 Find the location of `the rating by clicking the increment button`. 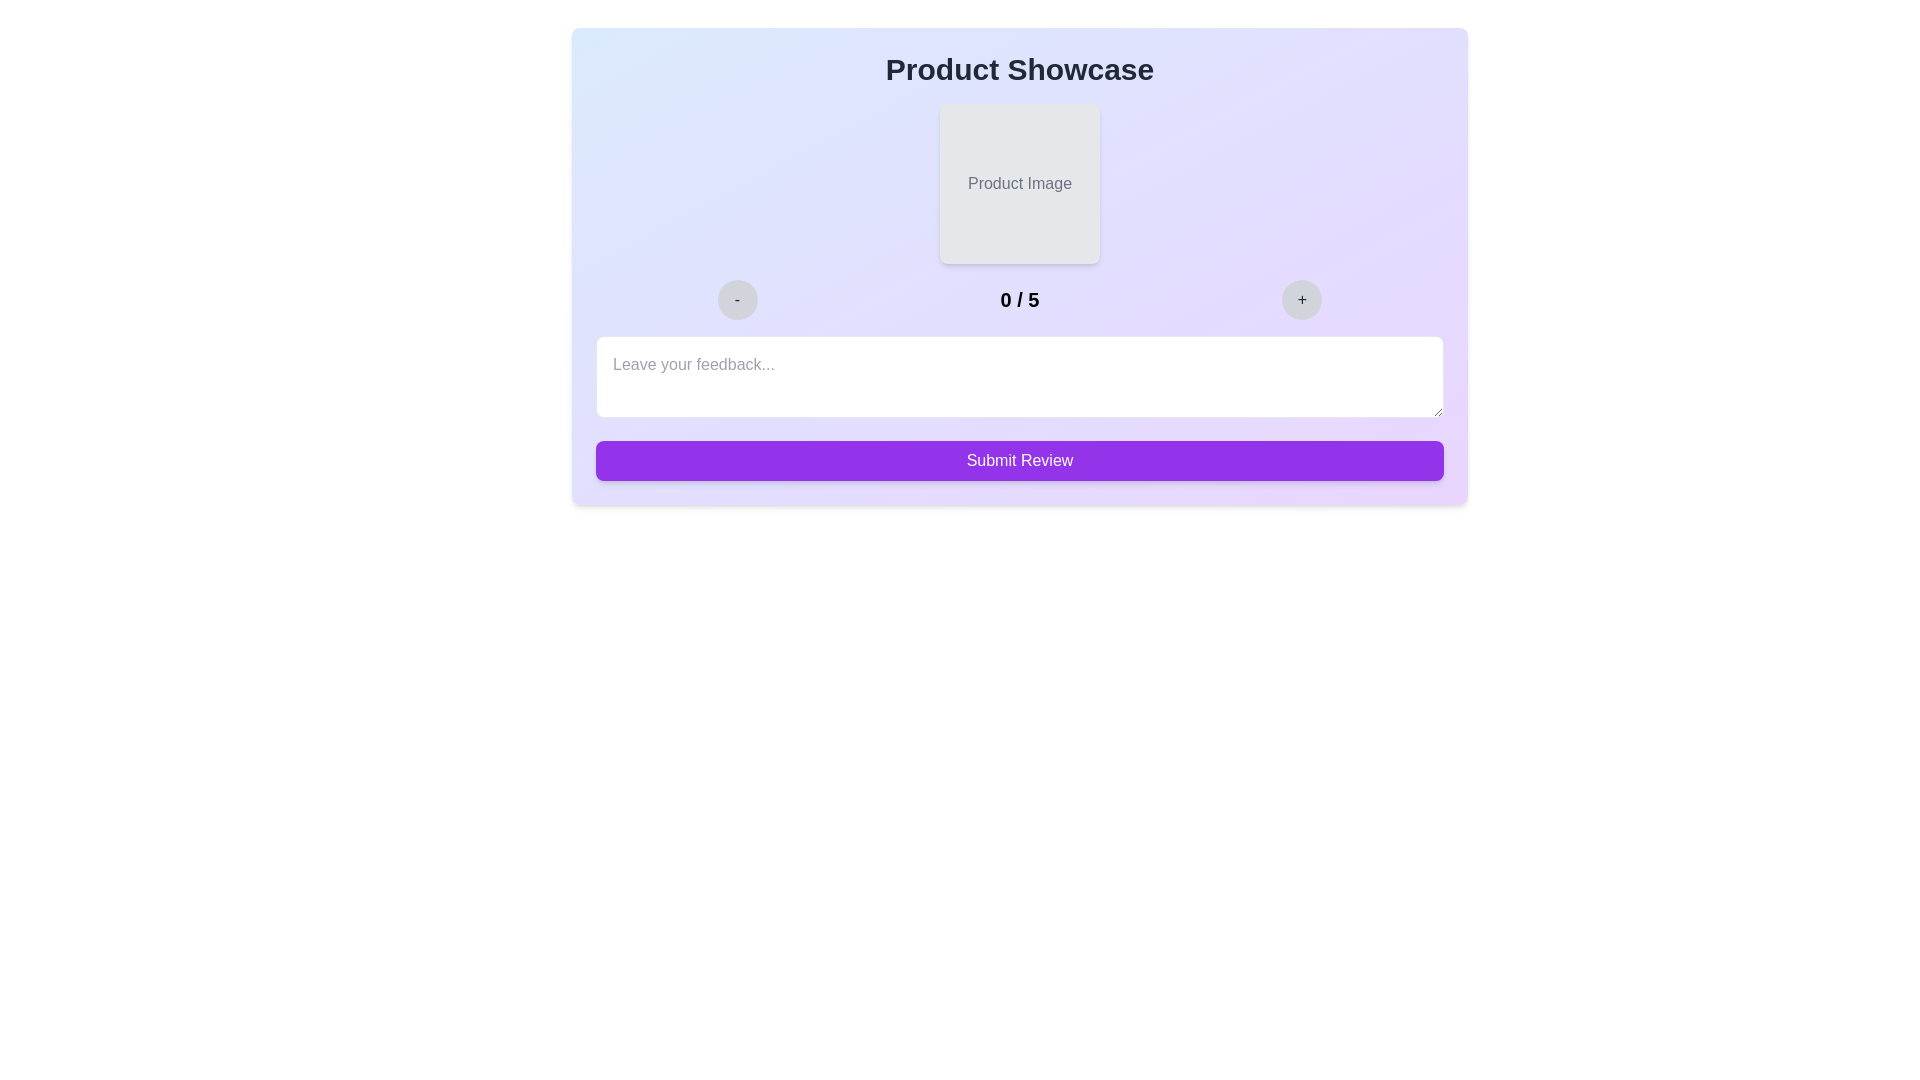

the rating by clicking the increment button is located at coordinates (1302, 300).